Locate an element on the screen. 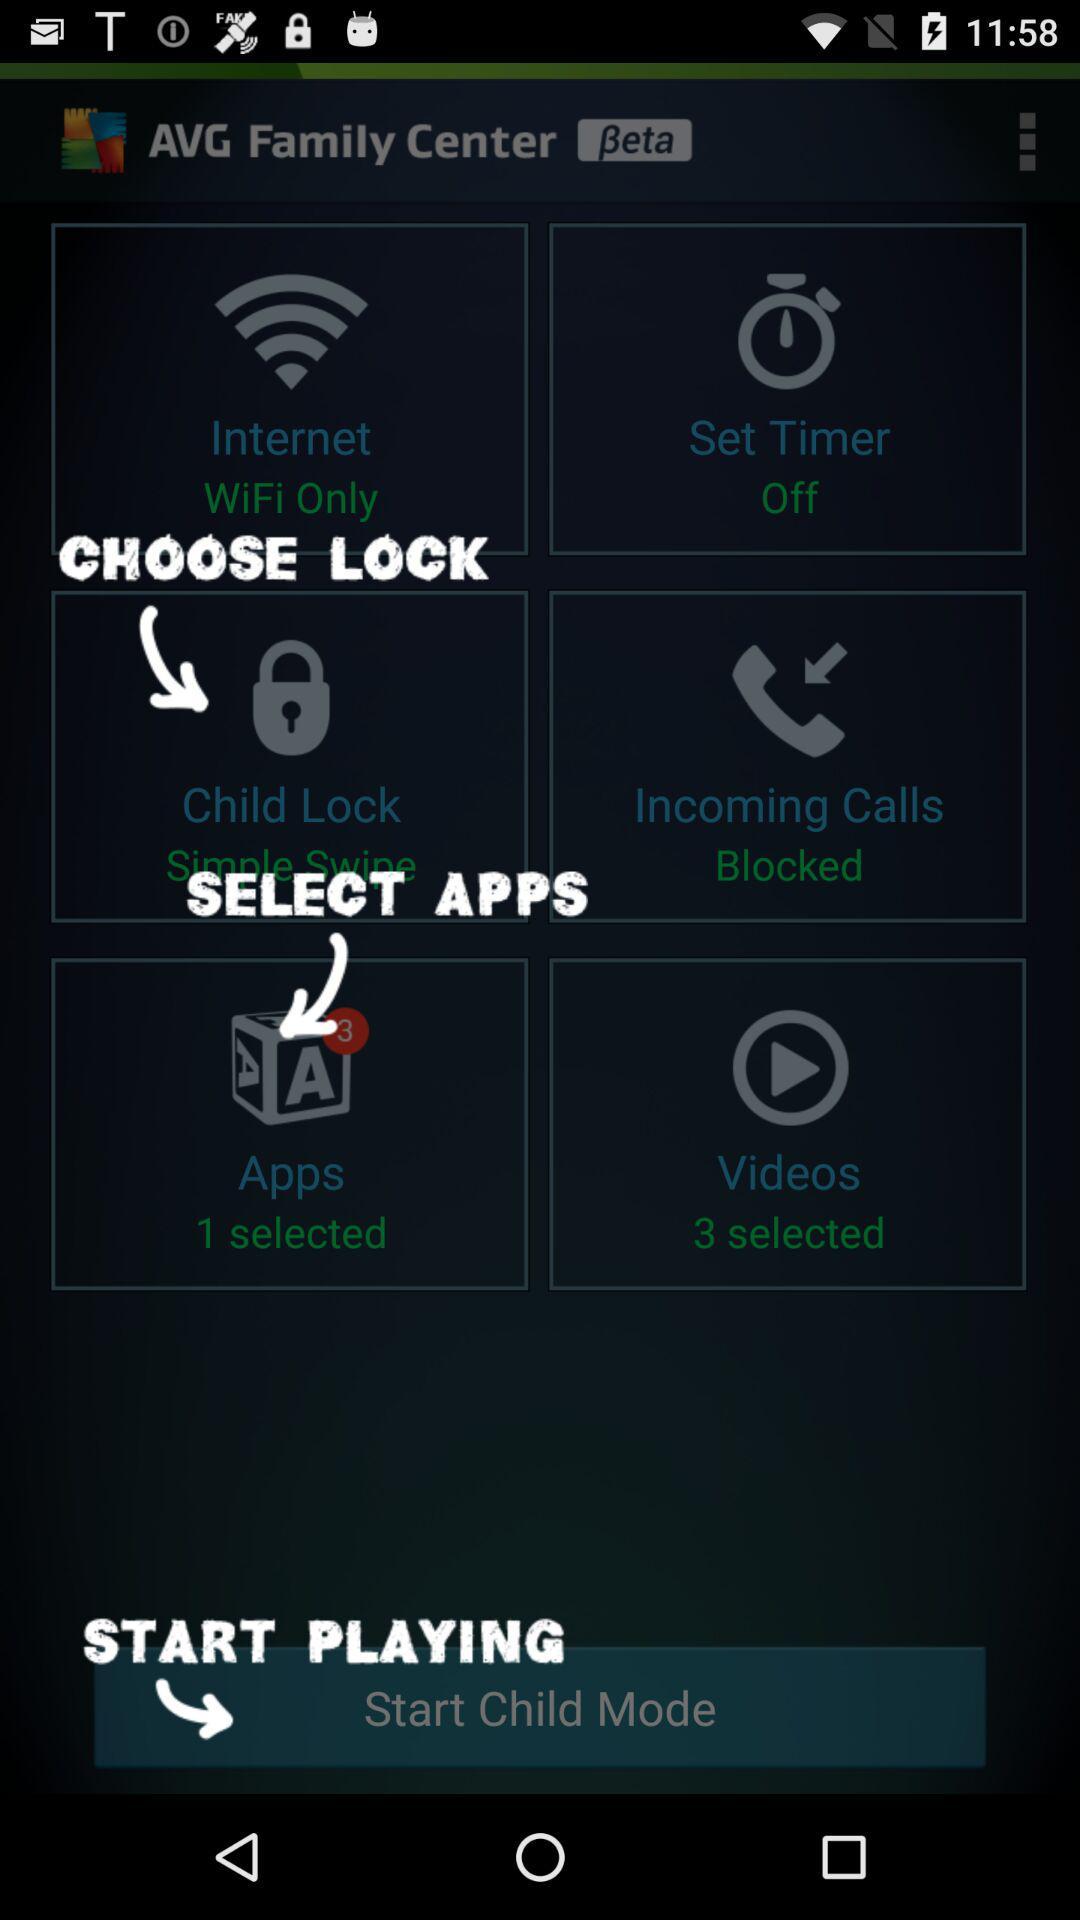 The width and height of the screenshot is (1080, 1920). the first frame in third row is located at coordinates (290, 1123).